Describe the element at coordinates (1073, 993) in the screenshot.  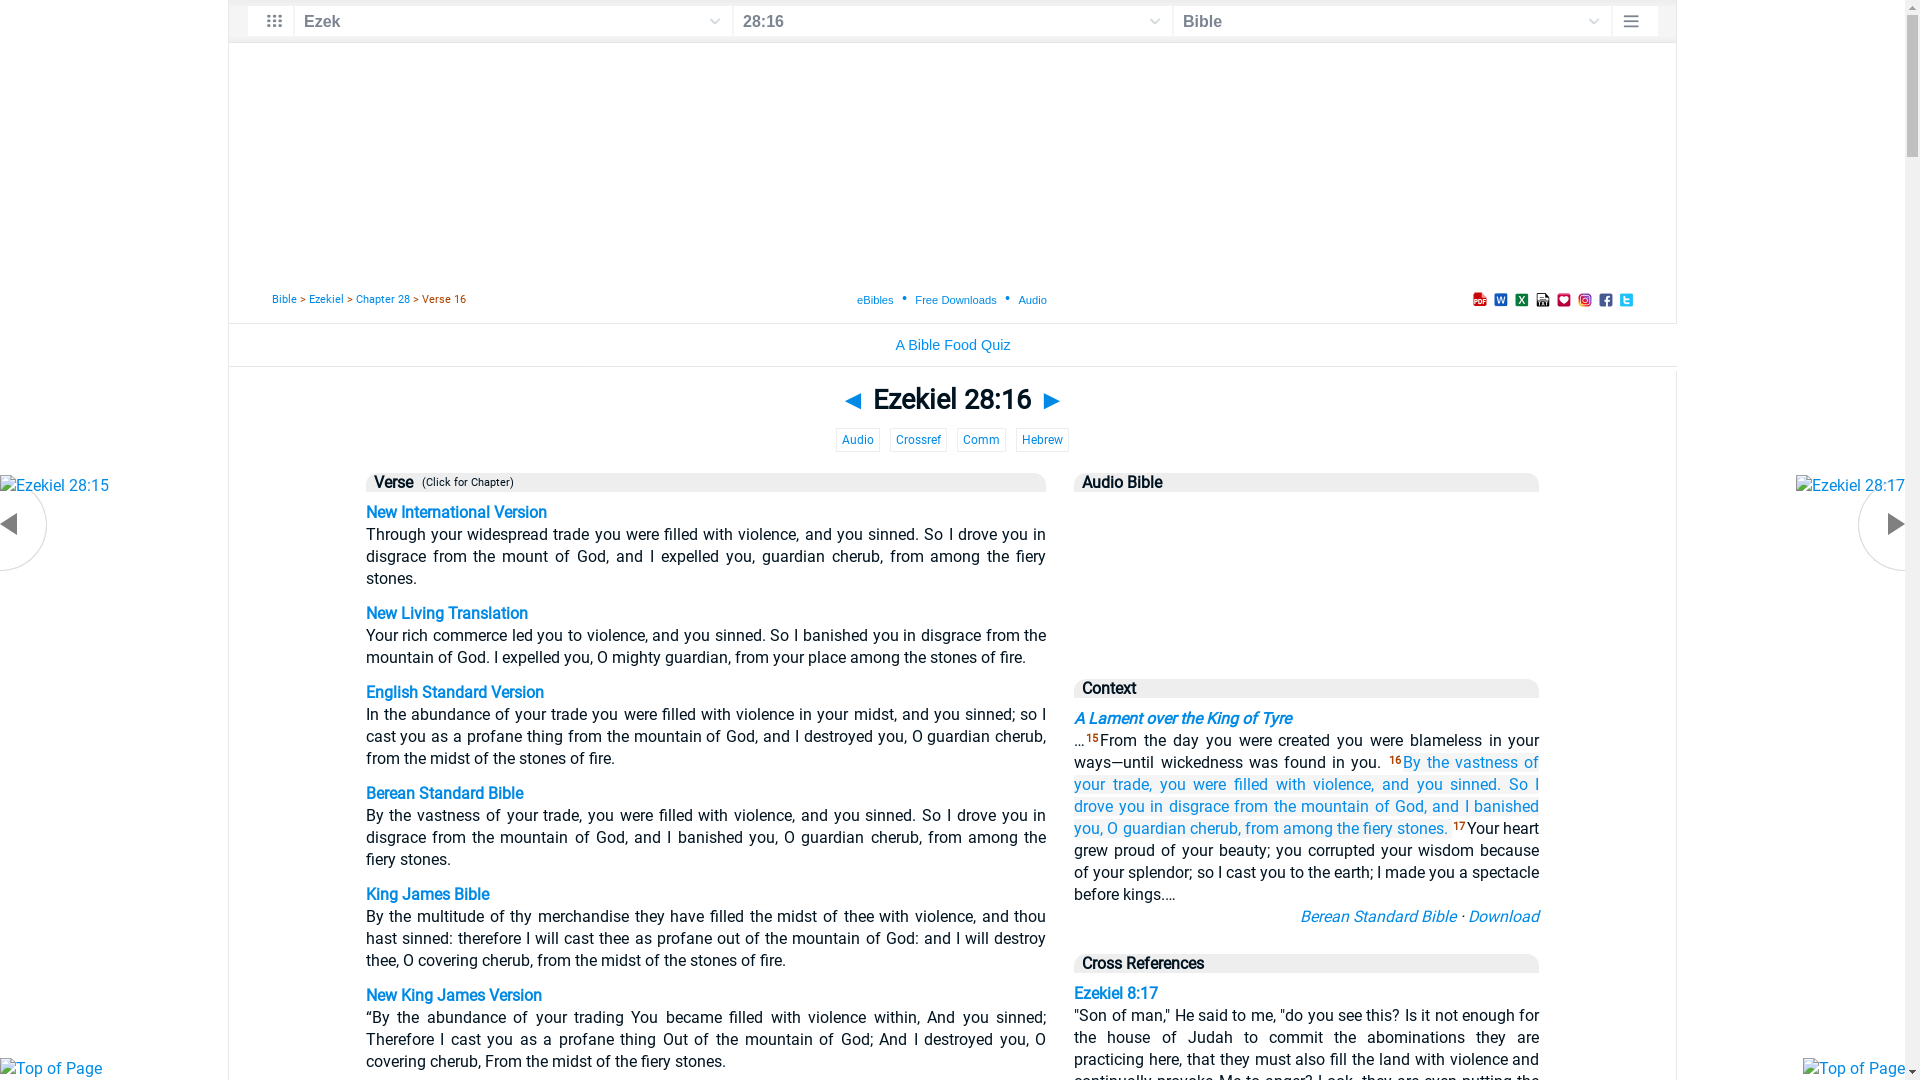
I see `'Ezekiel 8:17'` at that location.